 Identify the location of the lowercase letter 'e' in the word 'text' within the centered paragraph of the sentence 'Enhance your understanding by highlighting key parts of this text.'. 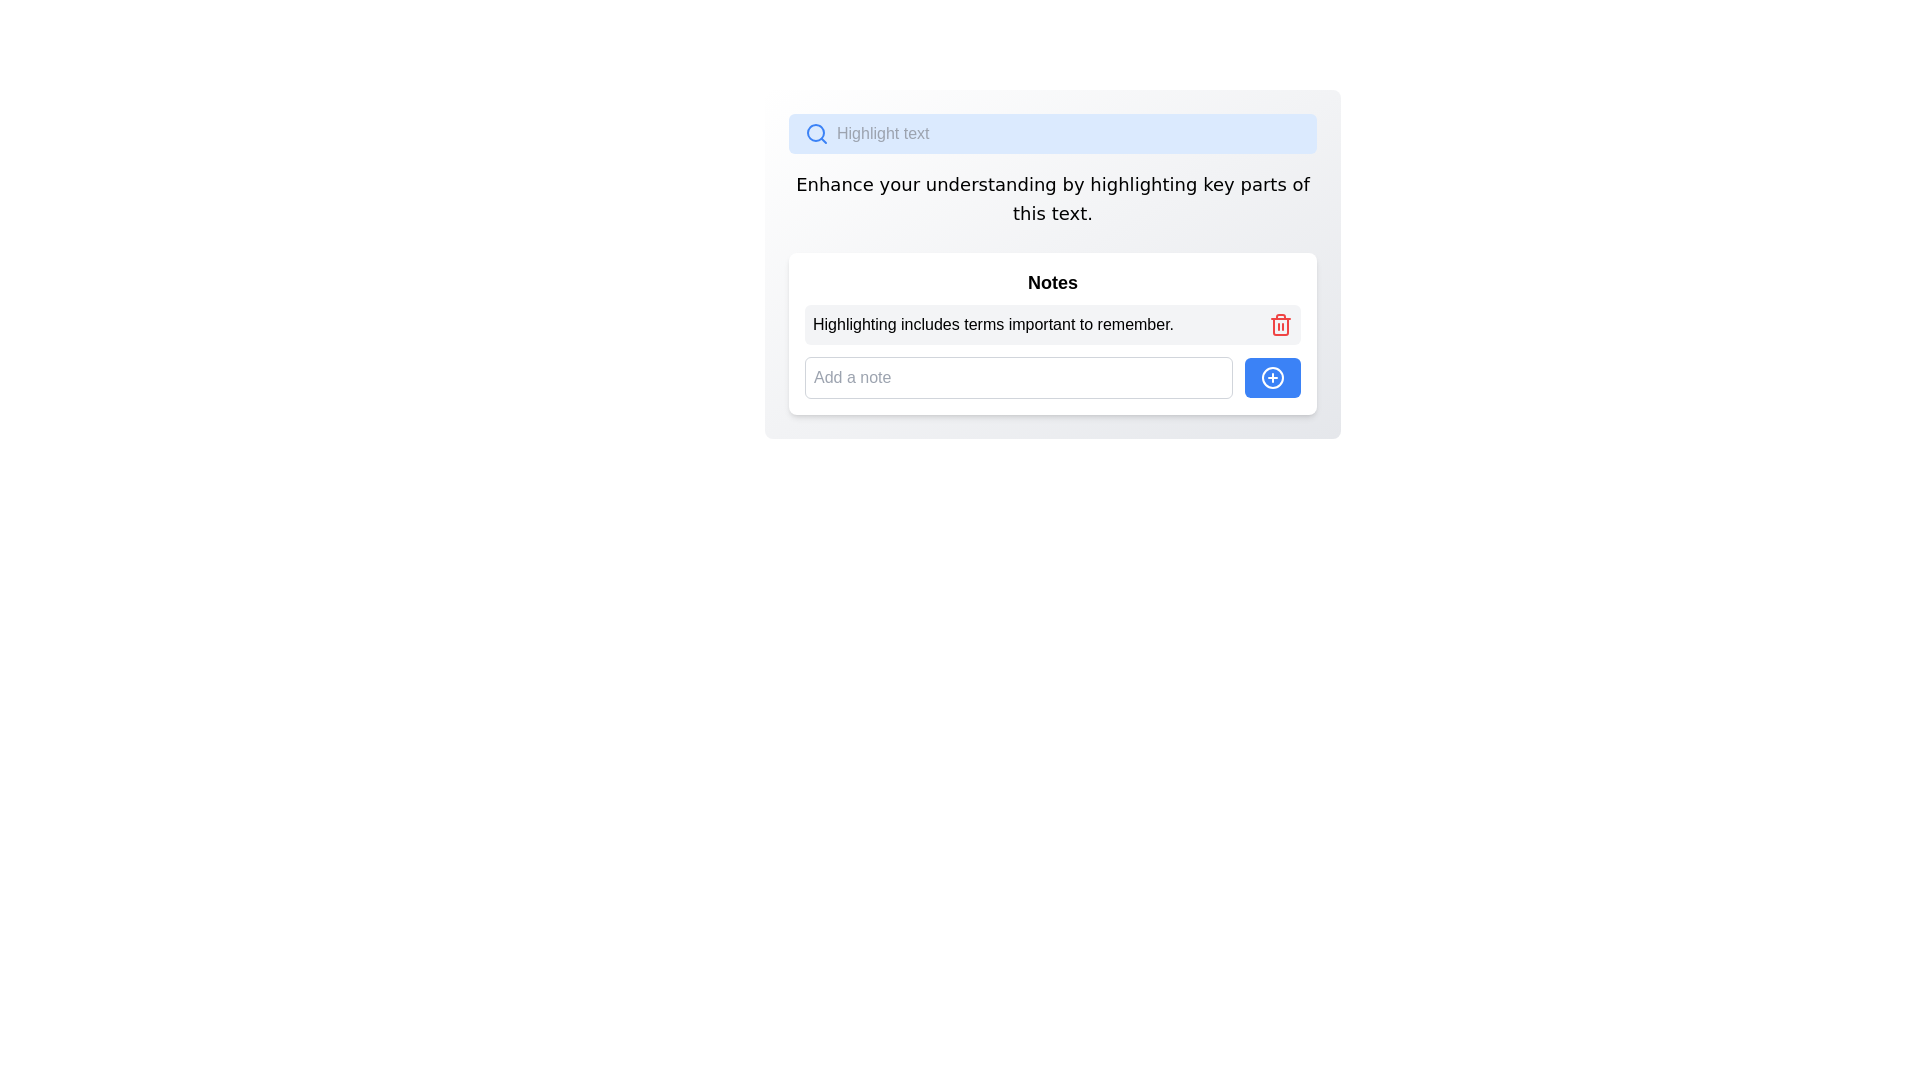
(1063, 213).